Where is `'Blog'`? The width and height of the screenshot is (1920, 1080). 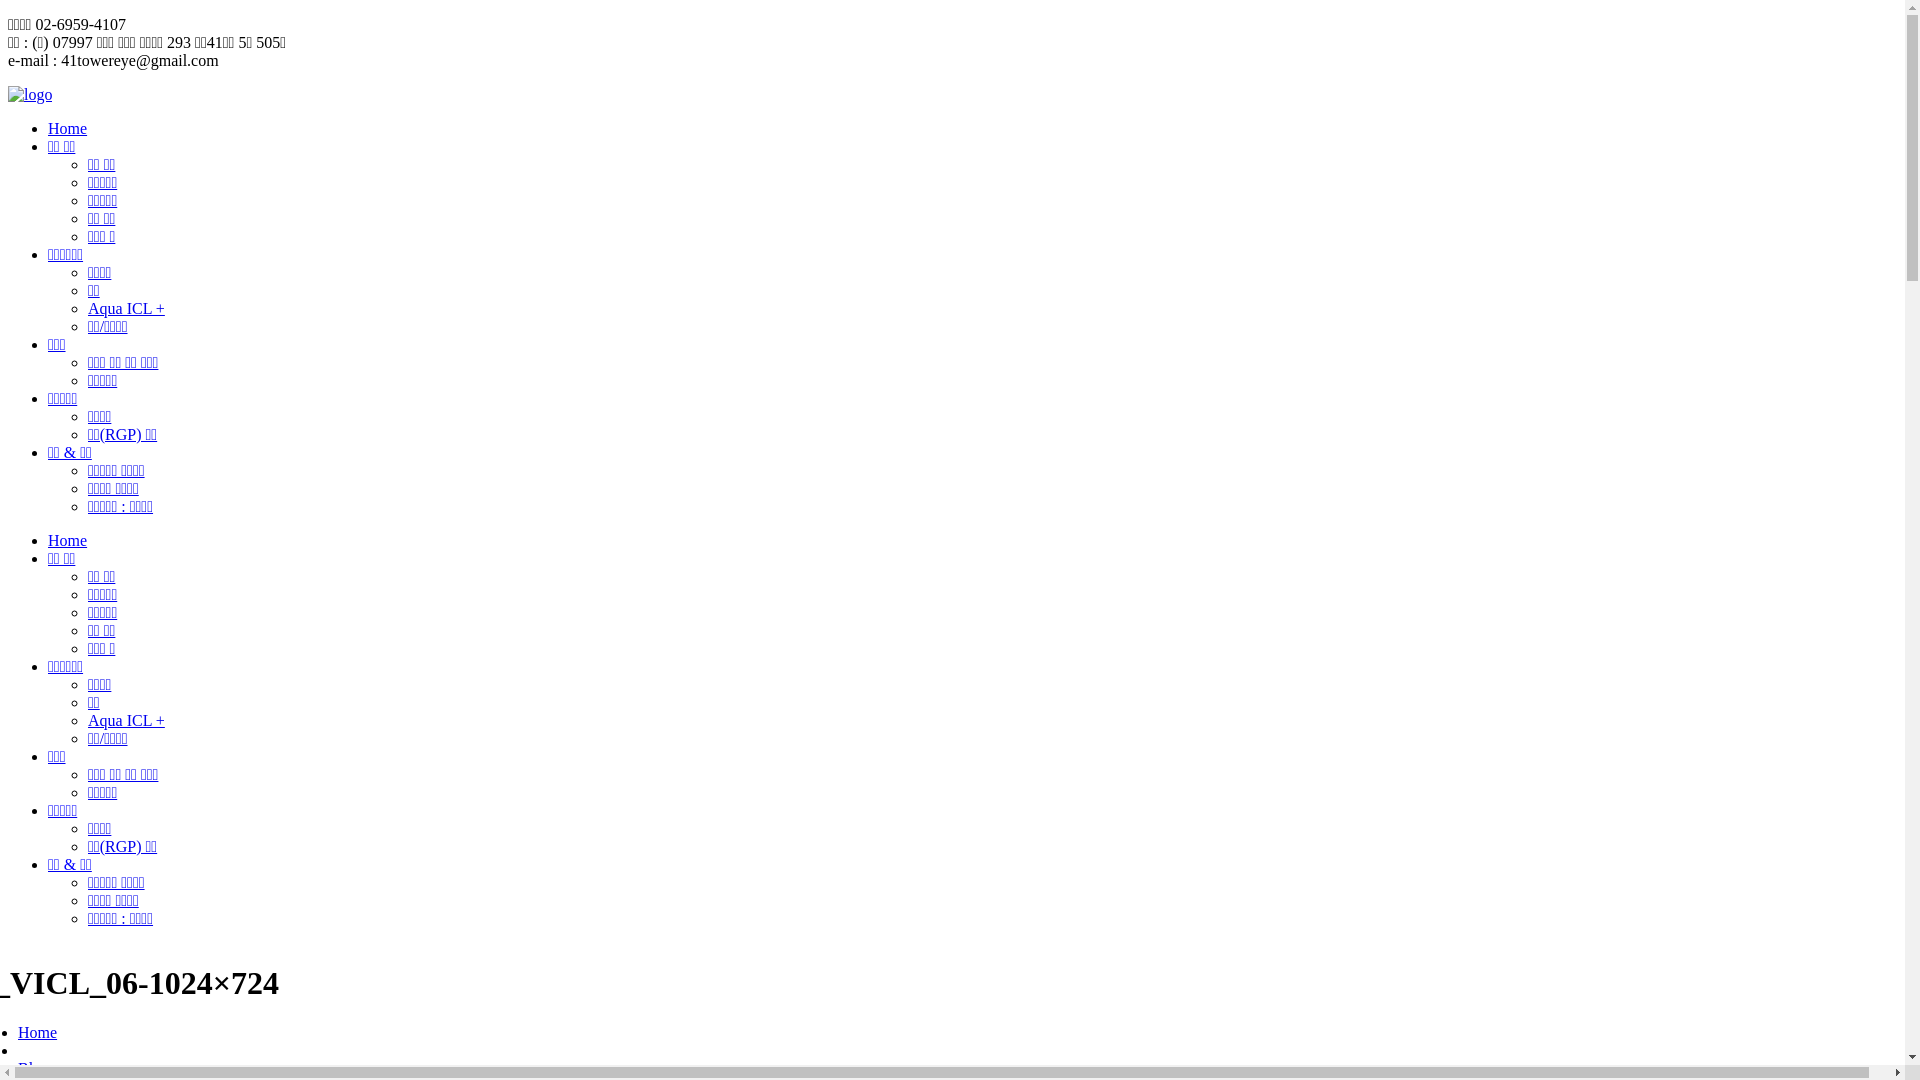
'Blog' is located at coordinates (33, 1067).